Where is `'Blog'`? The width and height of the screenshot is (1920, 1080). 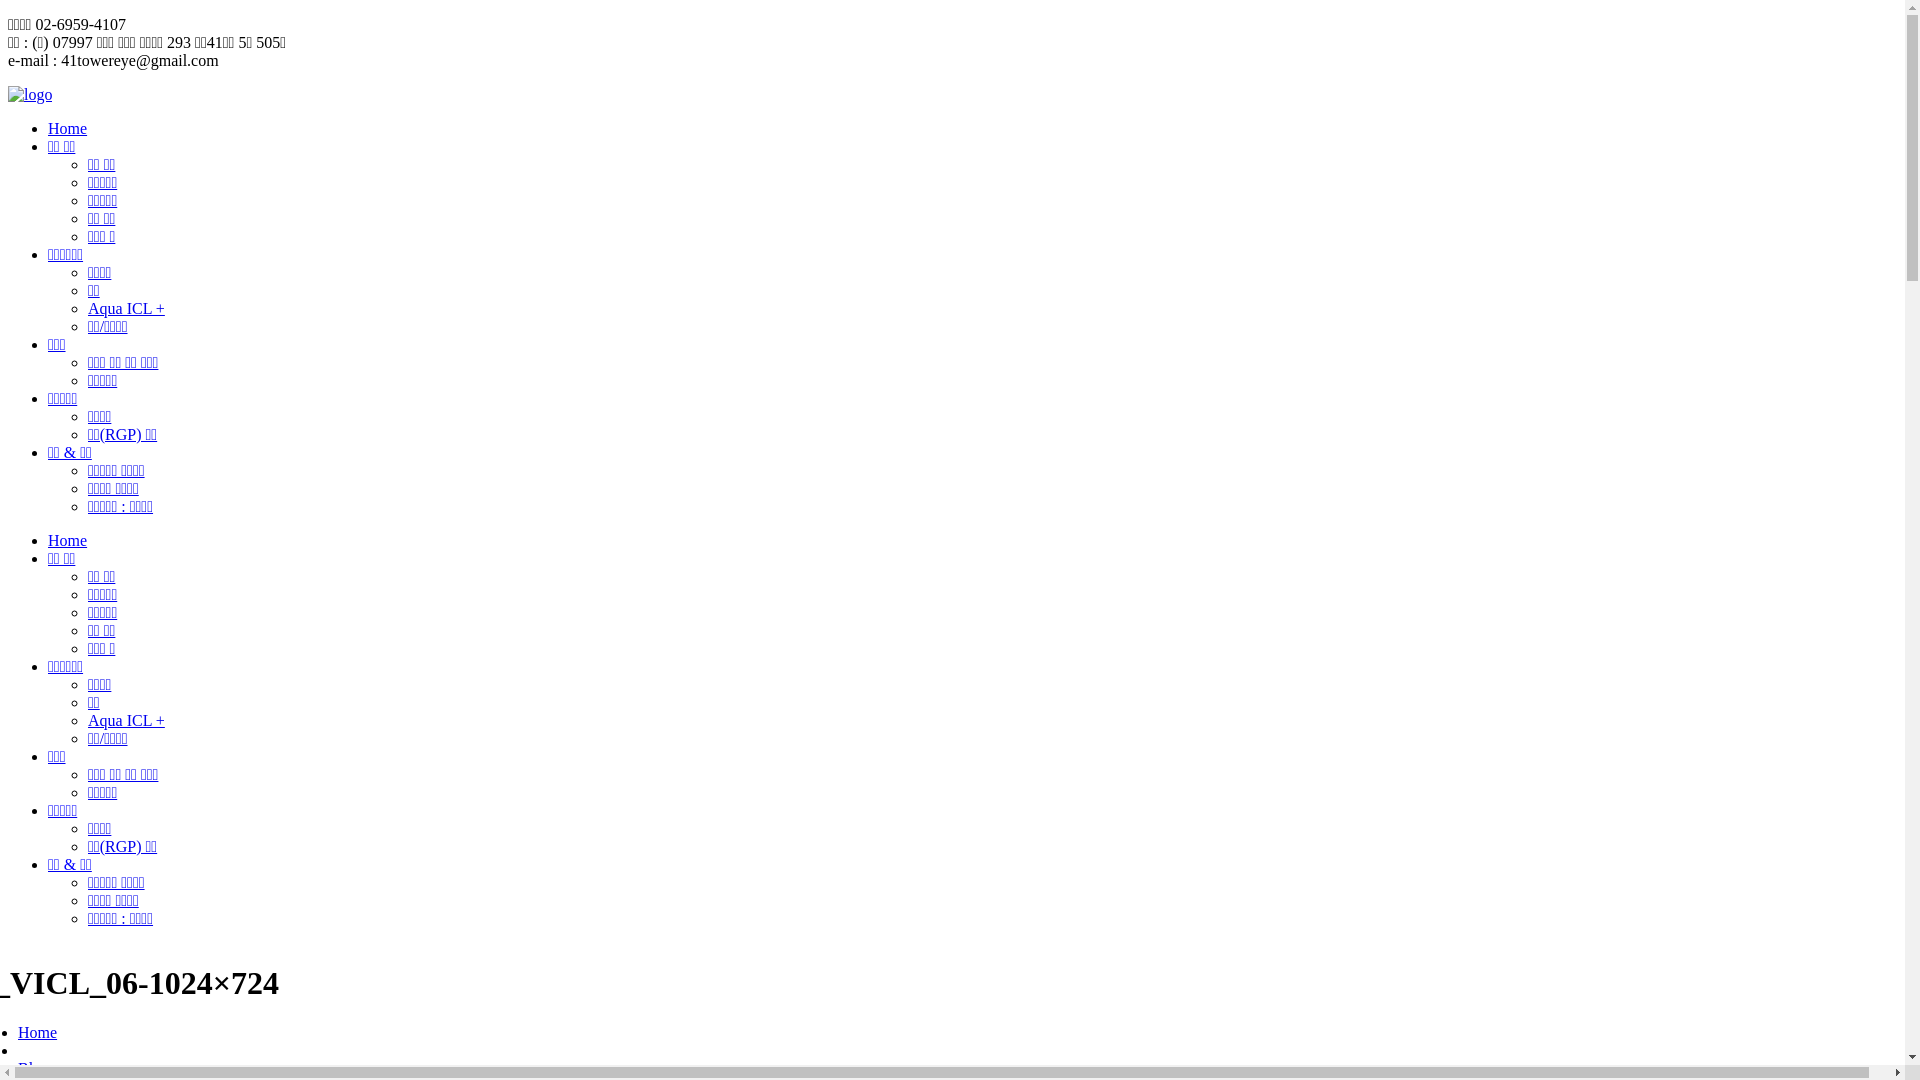
'Blog' is located at coordinates (33, 1067).